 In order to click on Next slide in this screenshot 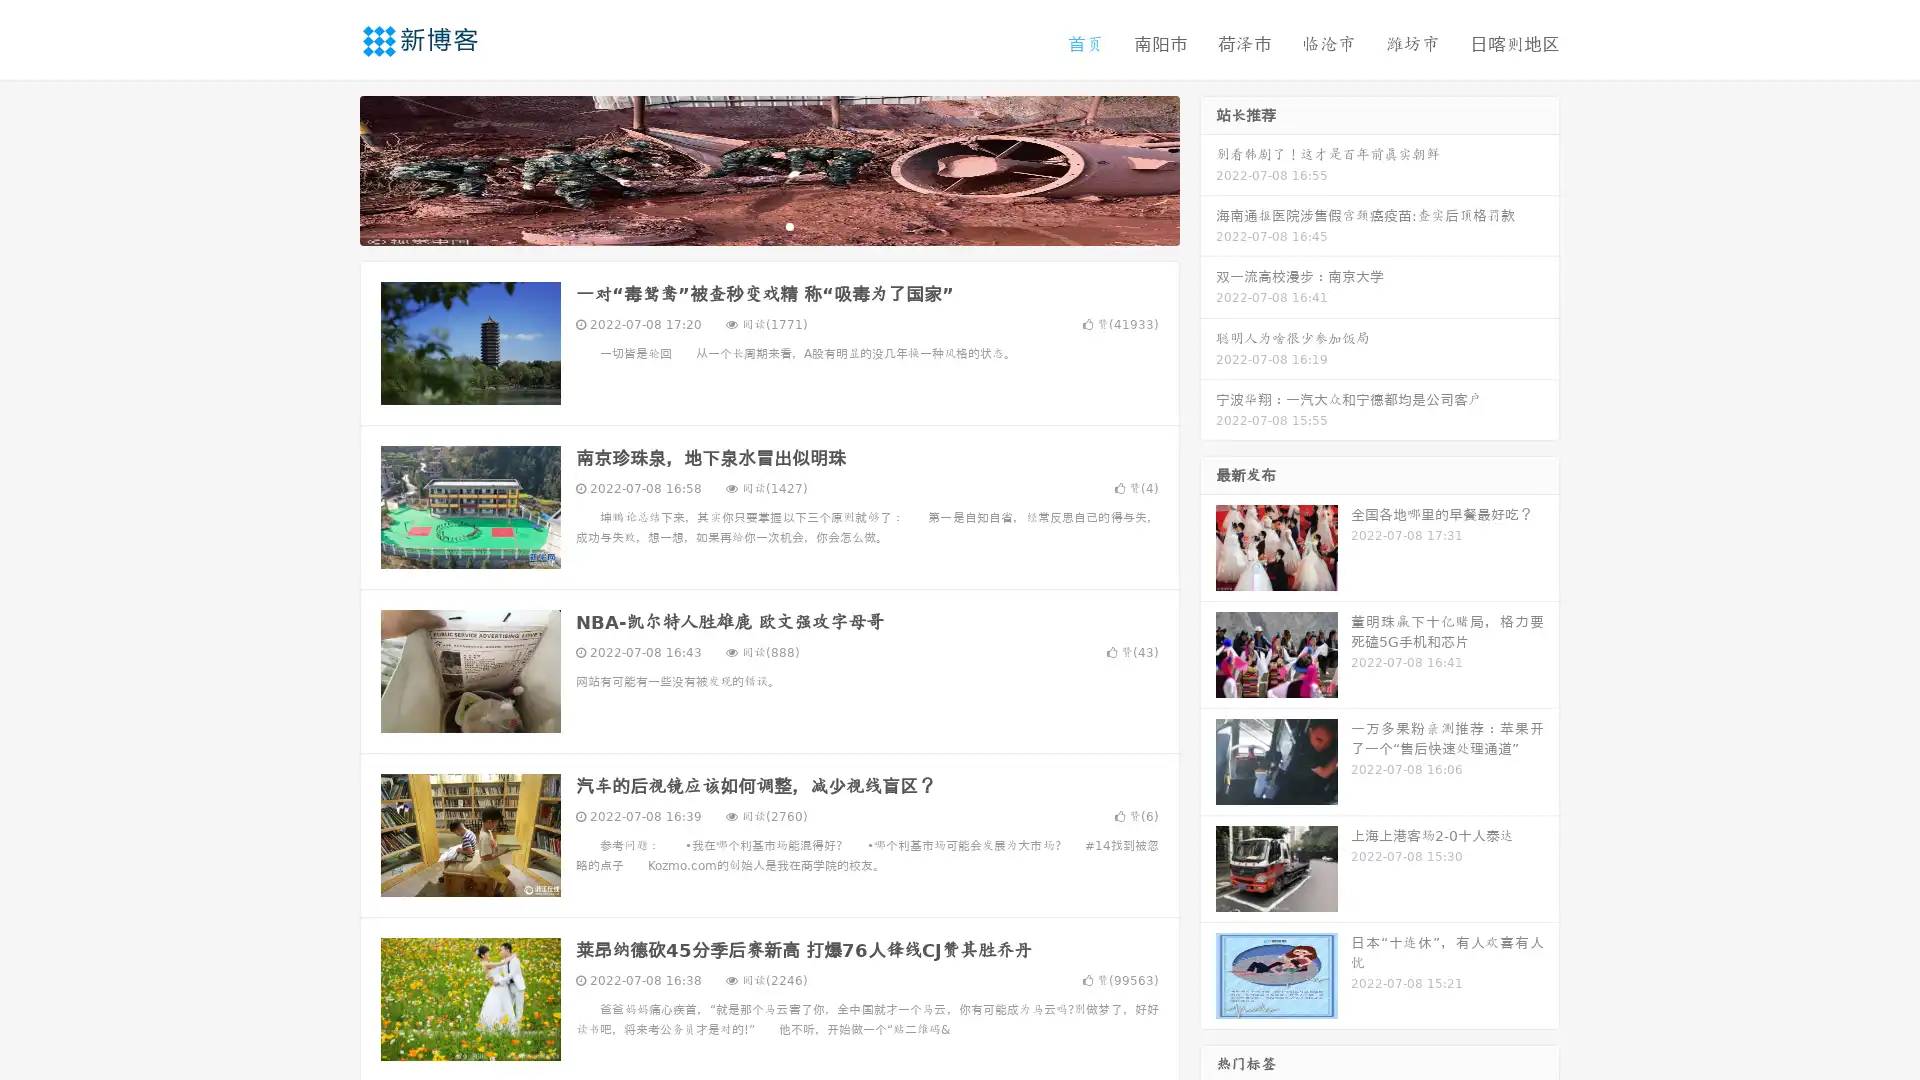, I will do `click(1208, 168)`.